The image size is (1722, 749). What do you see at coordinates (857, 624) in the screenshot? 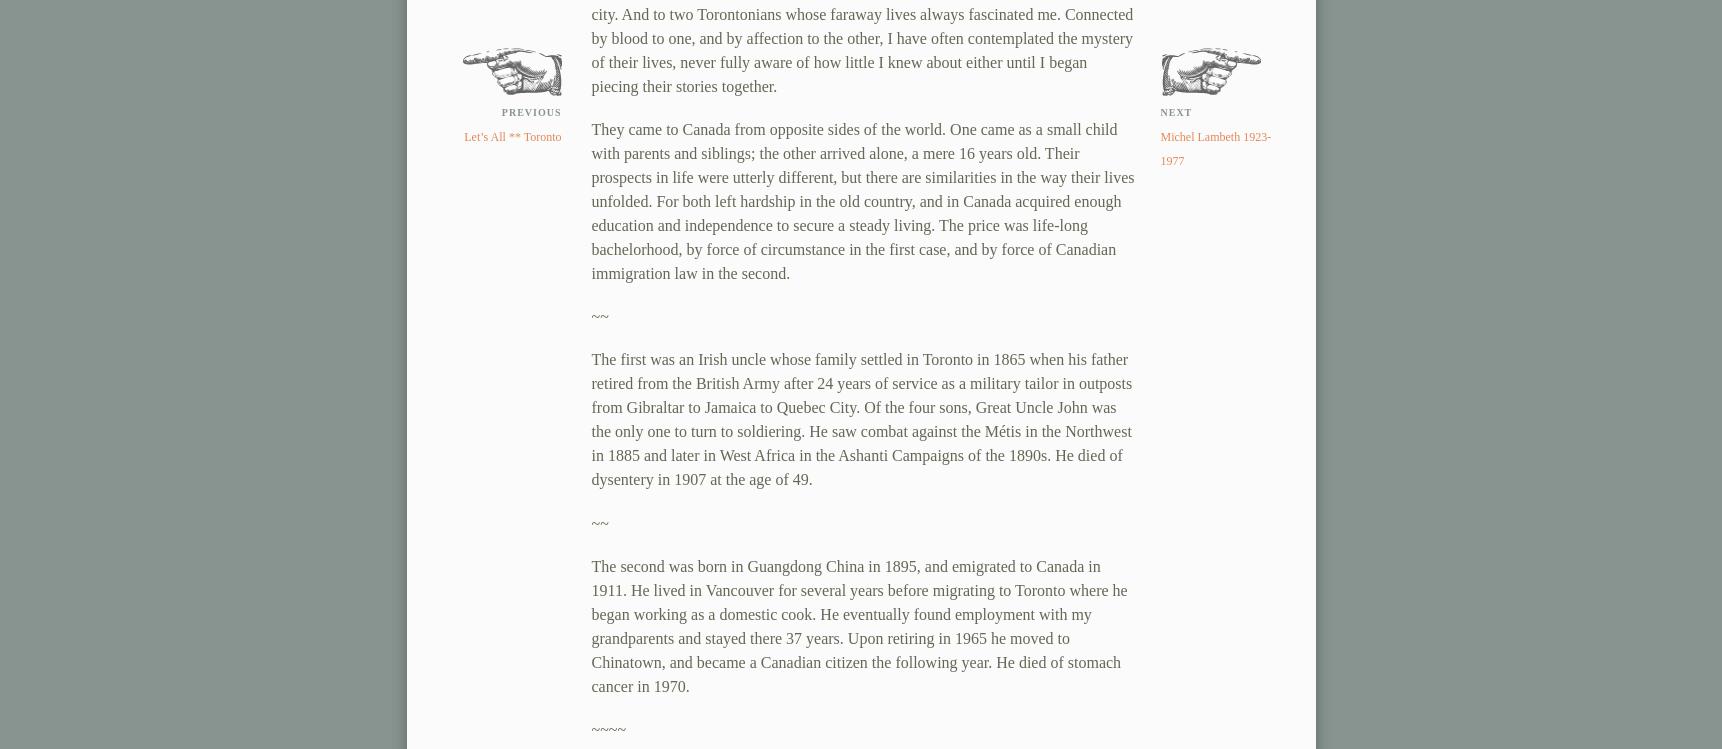
I see `'The second was born in Guangdong China in 1895, and emigrated to Canada in 1911. He lived in Vancouver for several years before migrating to Toronto where he began working as a domestic cook. He eventually found employment with my grandparents and stayed there 37 years. Upon retiring in 1965 he moved to Chinatown, and became a Canadian citizen the following year. He died of stomach cancer in 1970.'` at bounding box center [857, 624].